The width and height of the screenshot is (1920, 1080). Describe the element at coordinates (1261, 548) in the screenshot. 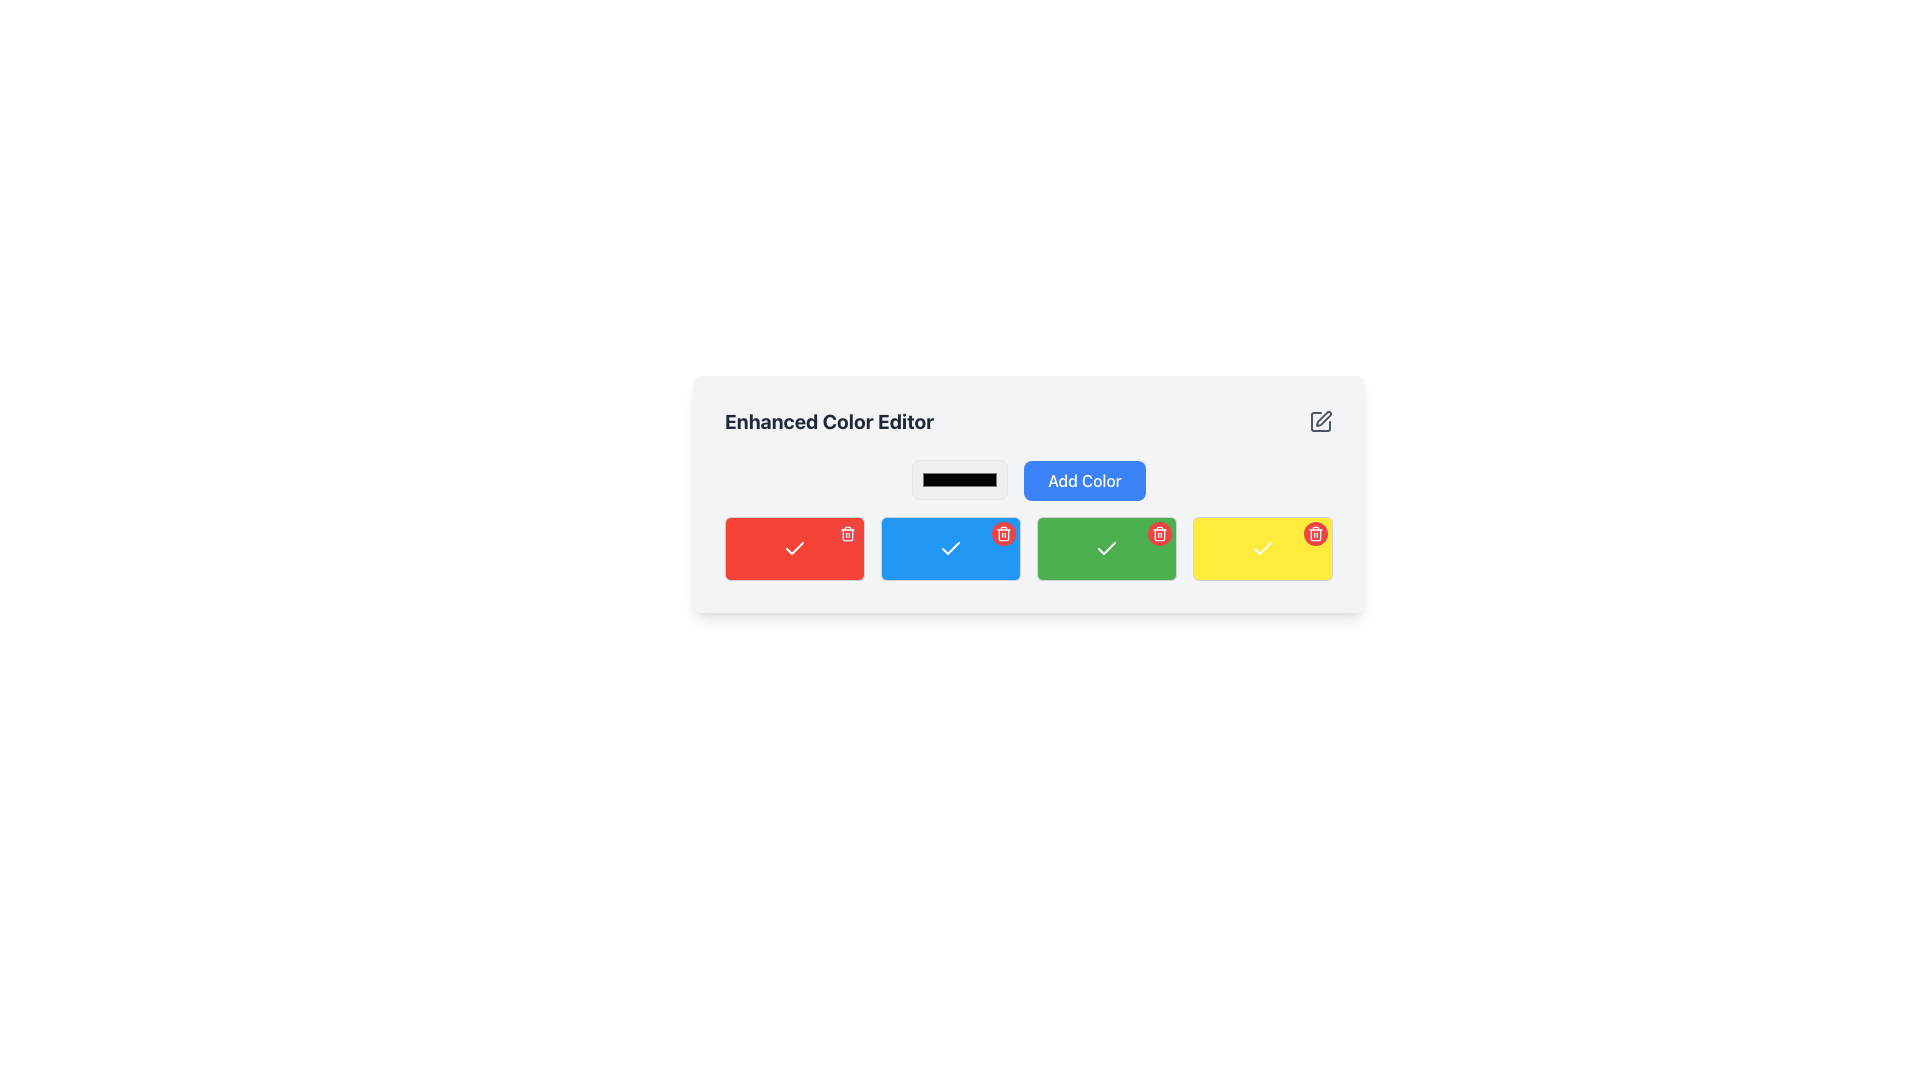

I see `the confirmation icon located within the yellow button, which is the fourth button in a horizontal row at the bottom of the interface` at that location.